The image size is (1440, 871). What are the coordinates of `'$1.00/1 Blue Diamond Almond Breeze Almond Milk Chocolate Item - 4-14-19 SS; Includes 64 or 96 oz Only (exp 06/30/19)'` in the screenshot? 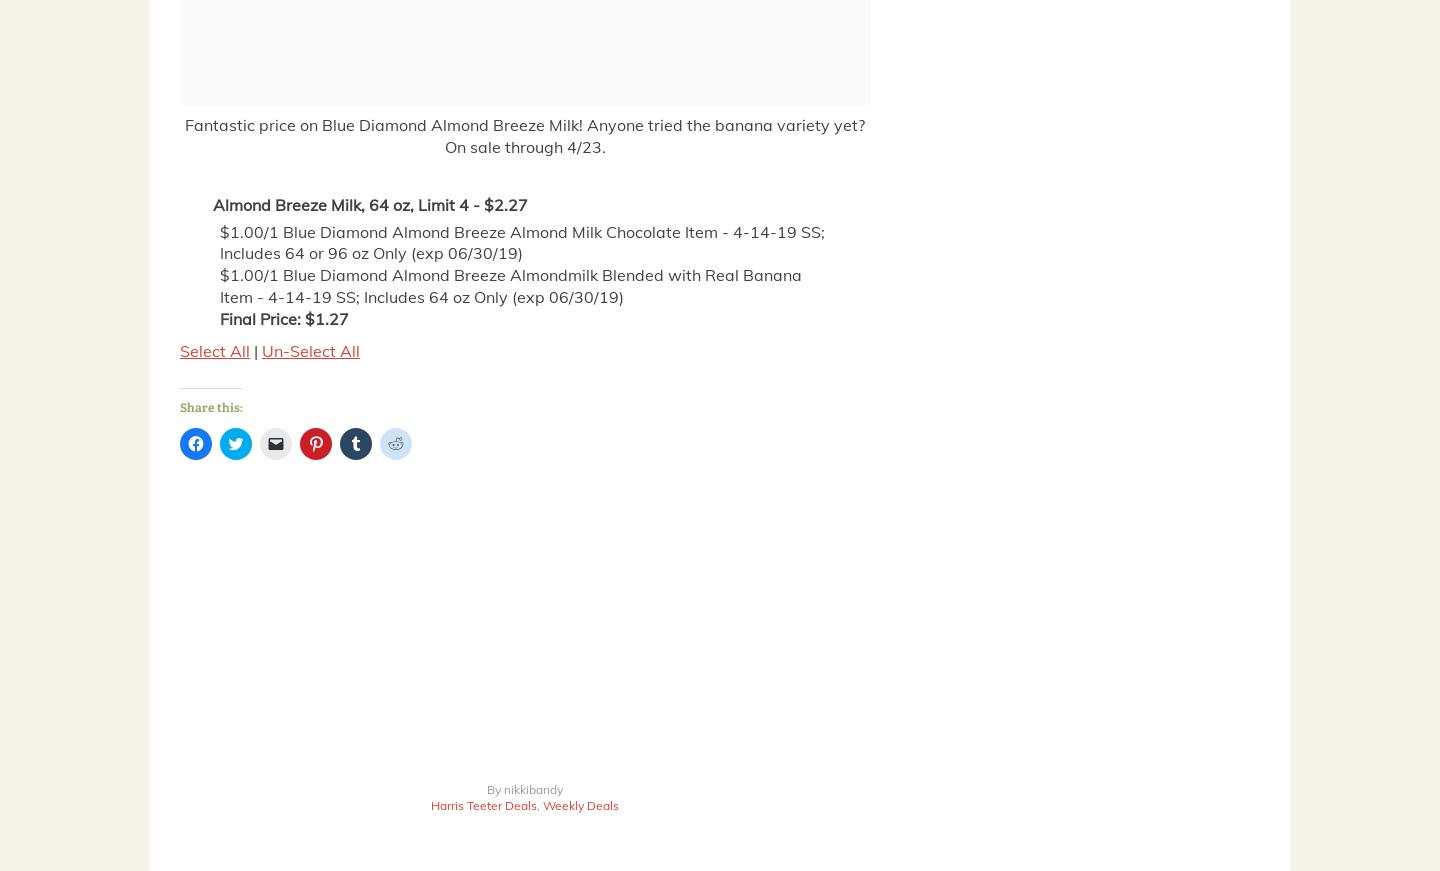 It's located at (220, 241).